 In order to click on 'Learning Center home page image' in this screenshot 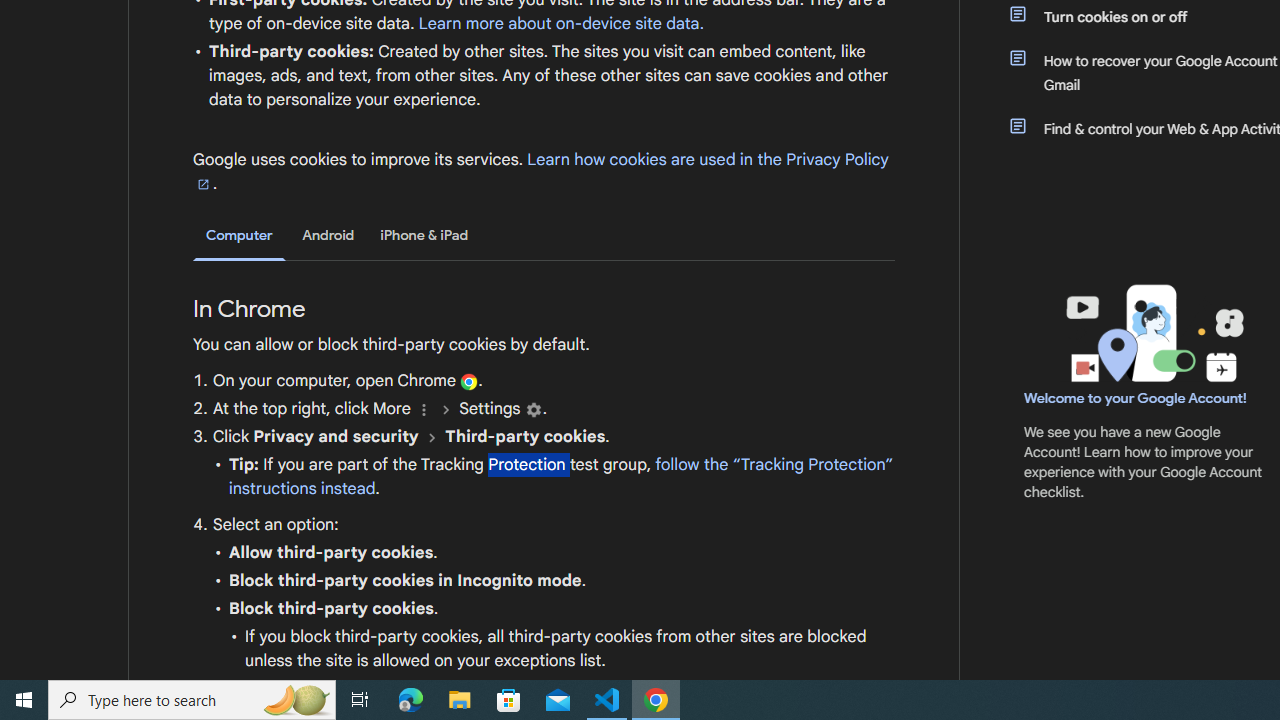, I will do `click(1152, 332)`.